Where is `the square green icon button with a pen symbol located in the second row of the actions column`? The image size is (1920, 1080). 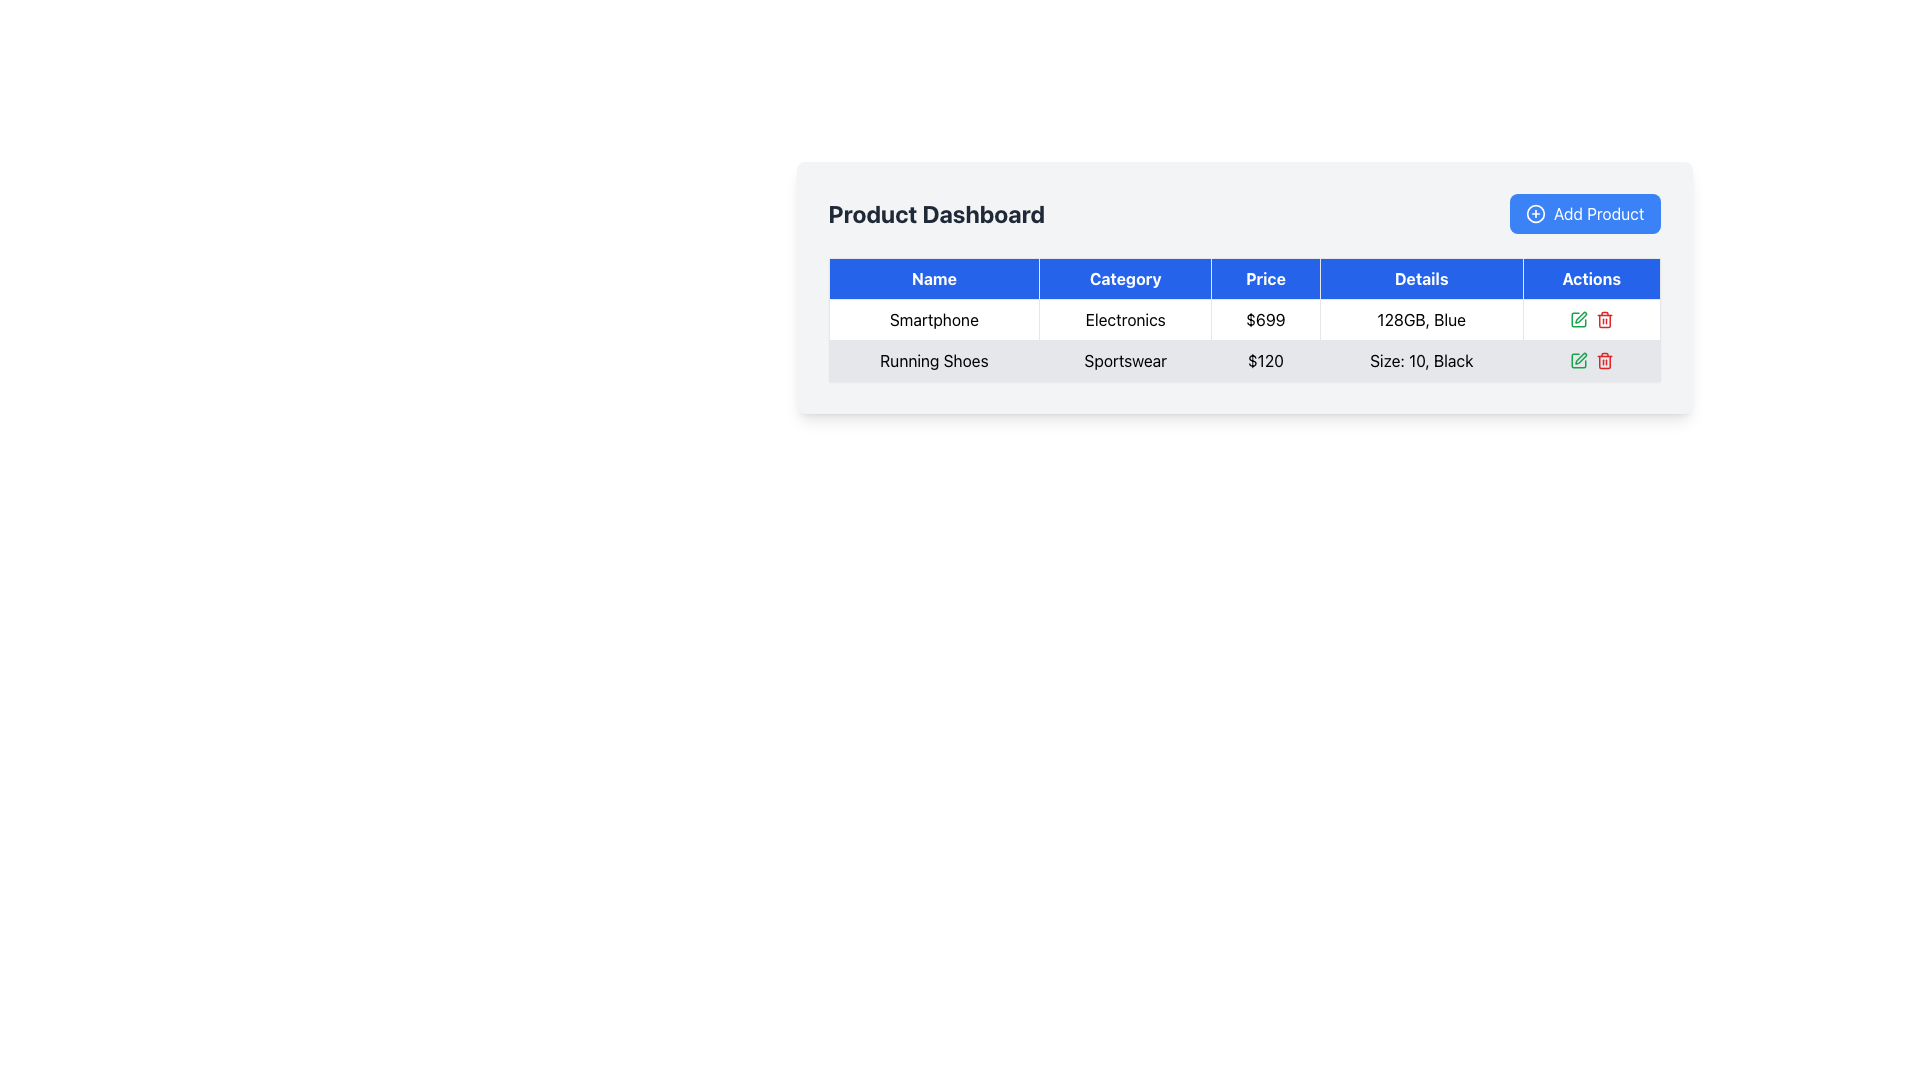 the square green icon button with a pen symbol located in the second row of the actions column is located at coordinates (1577, 361).